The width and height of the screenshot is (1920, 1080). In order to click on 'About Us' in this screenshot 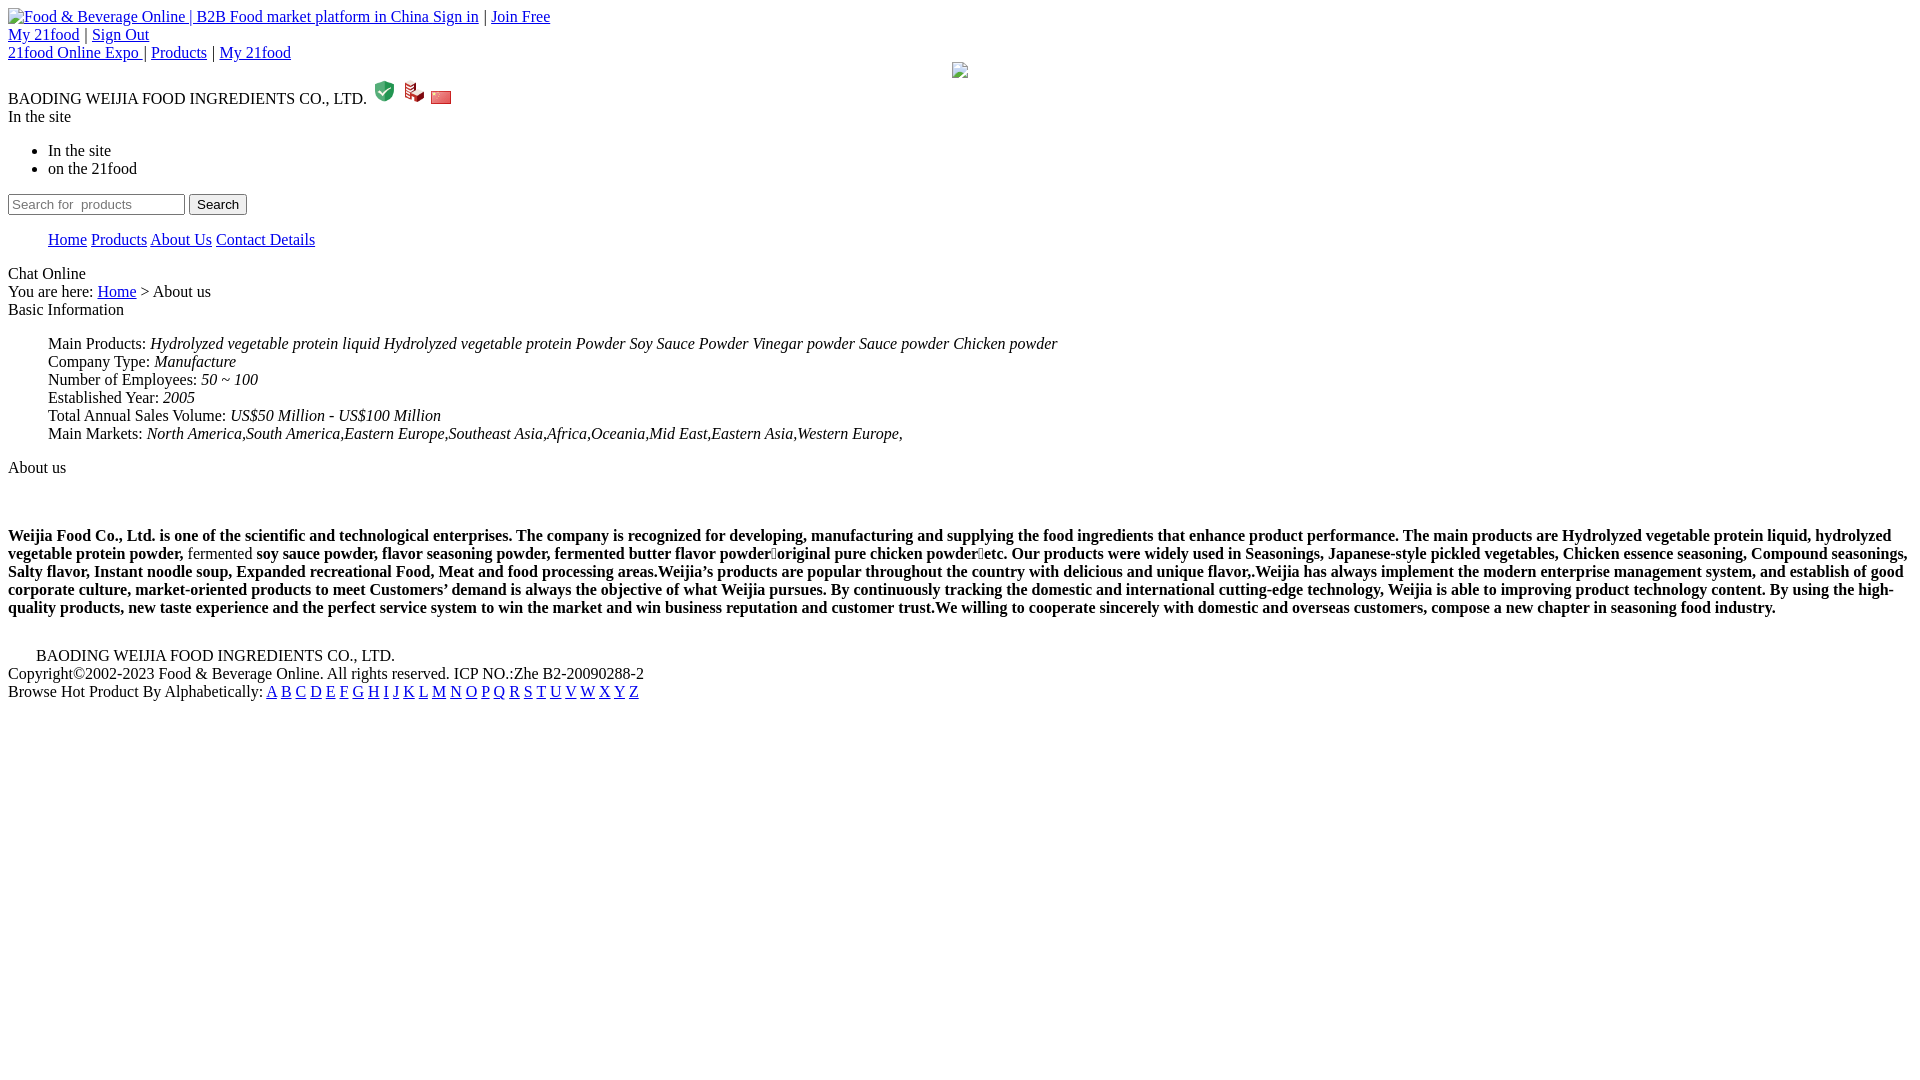, I will do `click(181, 238)`.